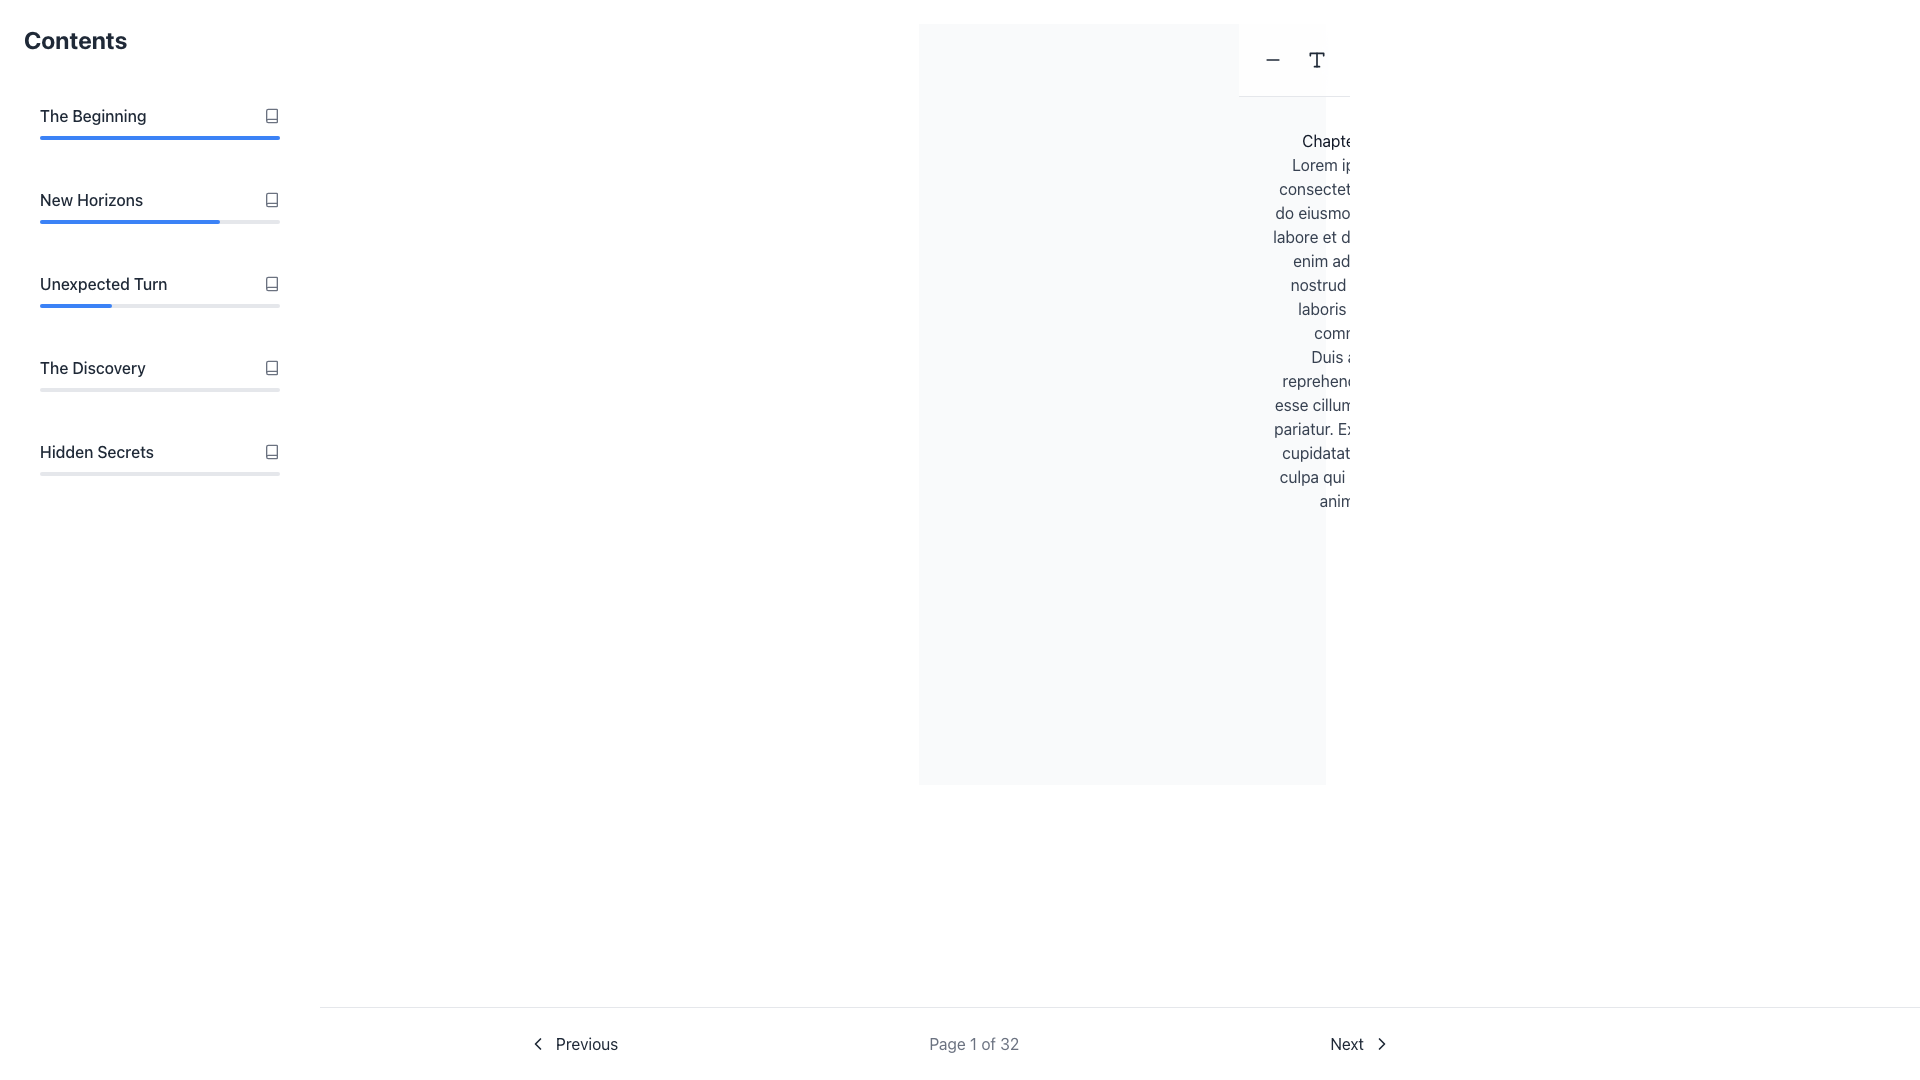 The image size is (1920, 1080). Describe the element at coordinates (271, 451) in the screenshot. I see `the gray book icon located to the right of the 'Hidden Secrets' text in the left-side navigation menu` at that location.